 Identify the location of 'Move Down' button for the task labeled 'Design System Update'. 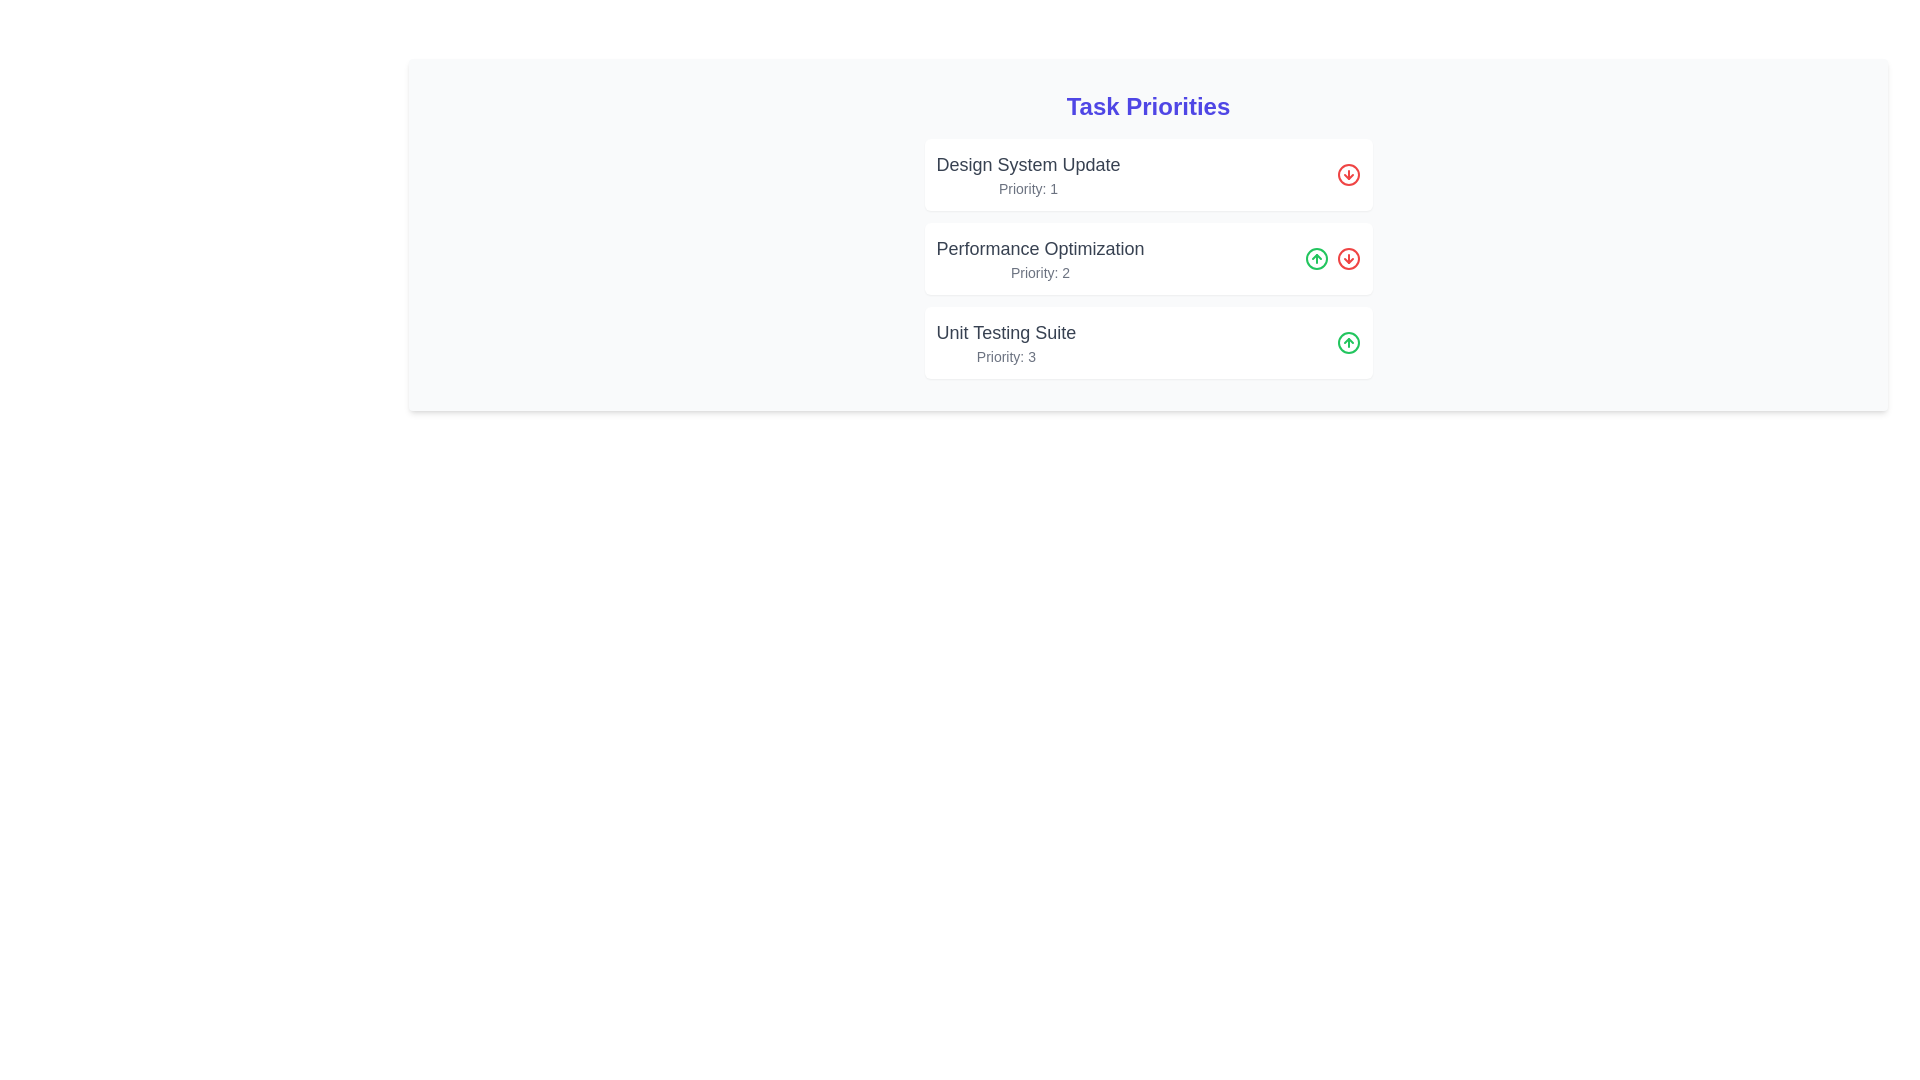
(1348, 173).